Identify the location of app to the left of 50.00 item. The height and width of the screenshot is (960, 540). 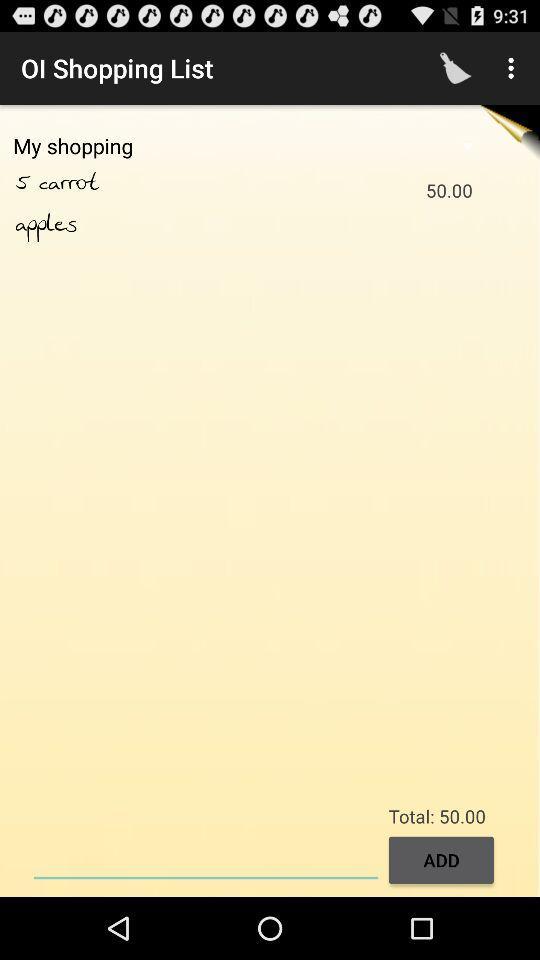
(90, 183).